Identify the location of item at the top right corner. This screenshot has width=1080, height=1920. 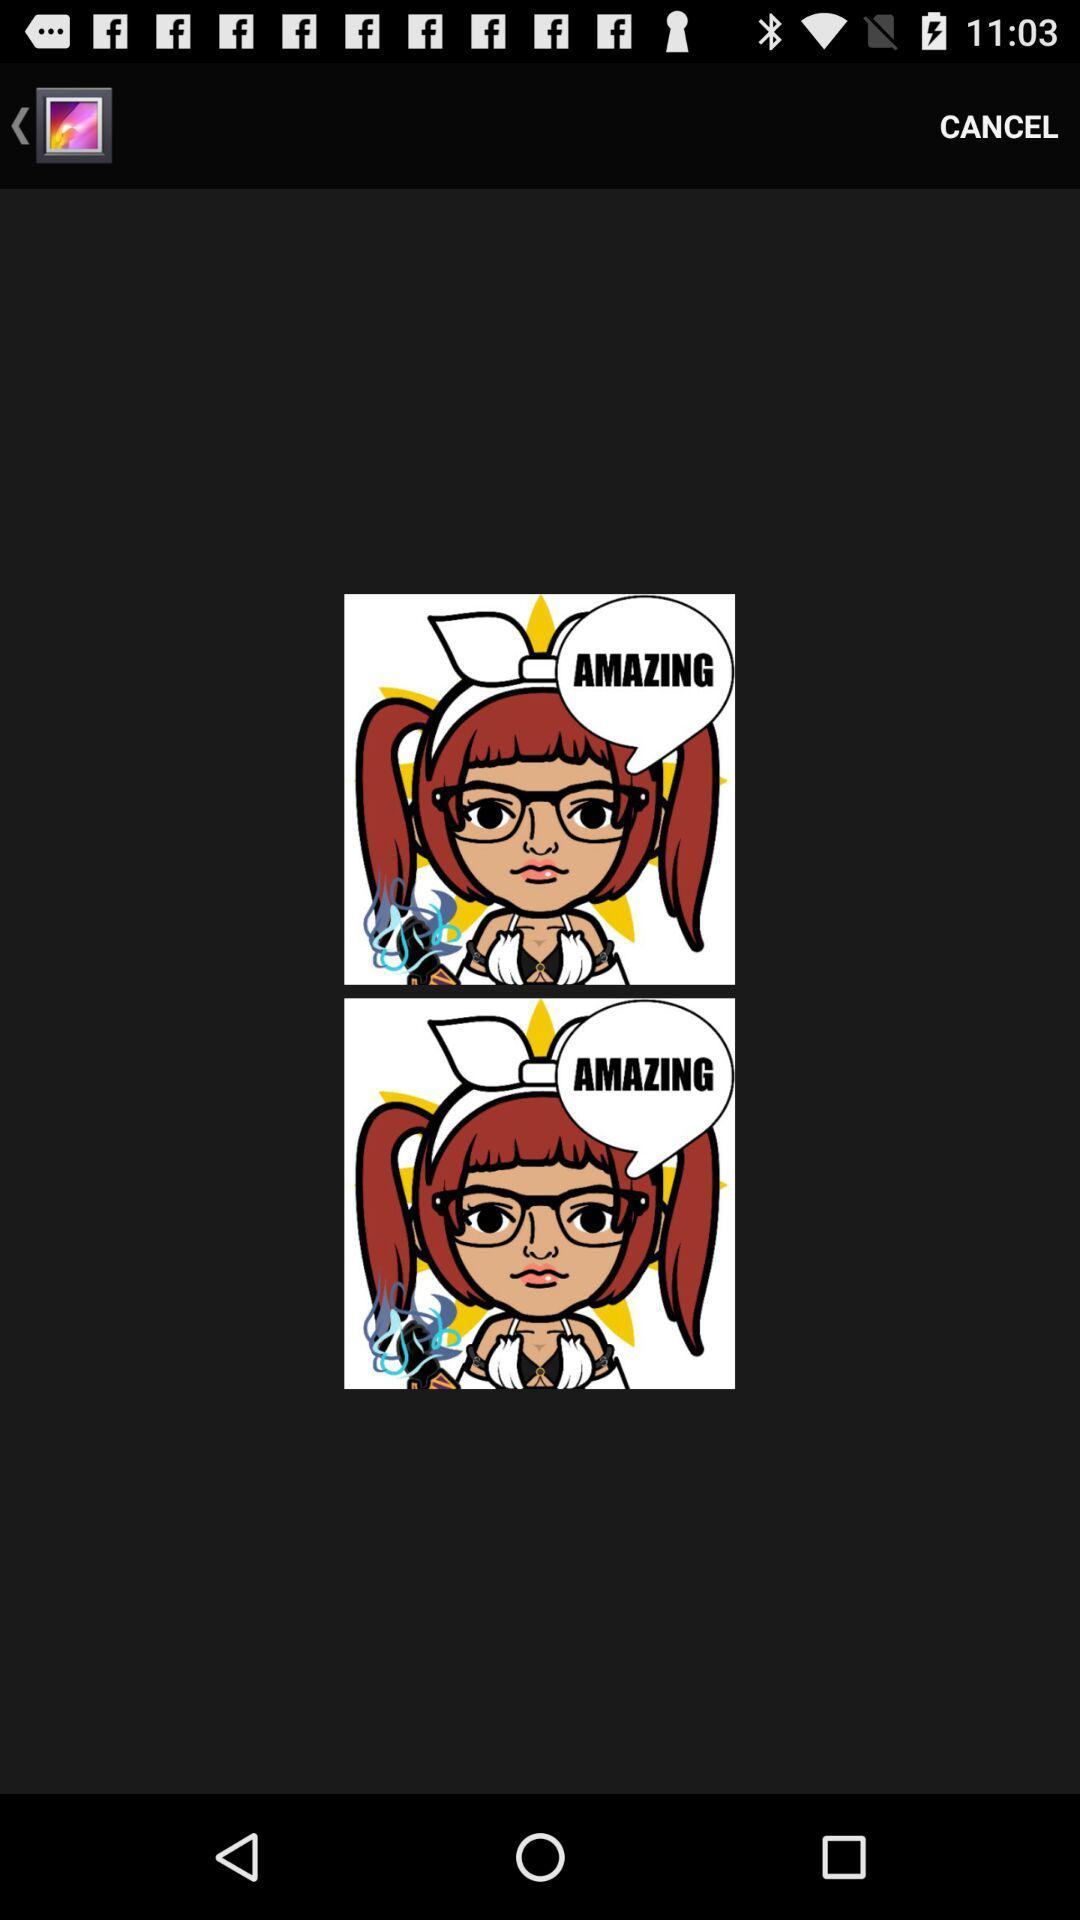
(999, 124).